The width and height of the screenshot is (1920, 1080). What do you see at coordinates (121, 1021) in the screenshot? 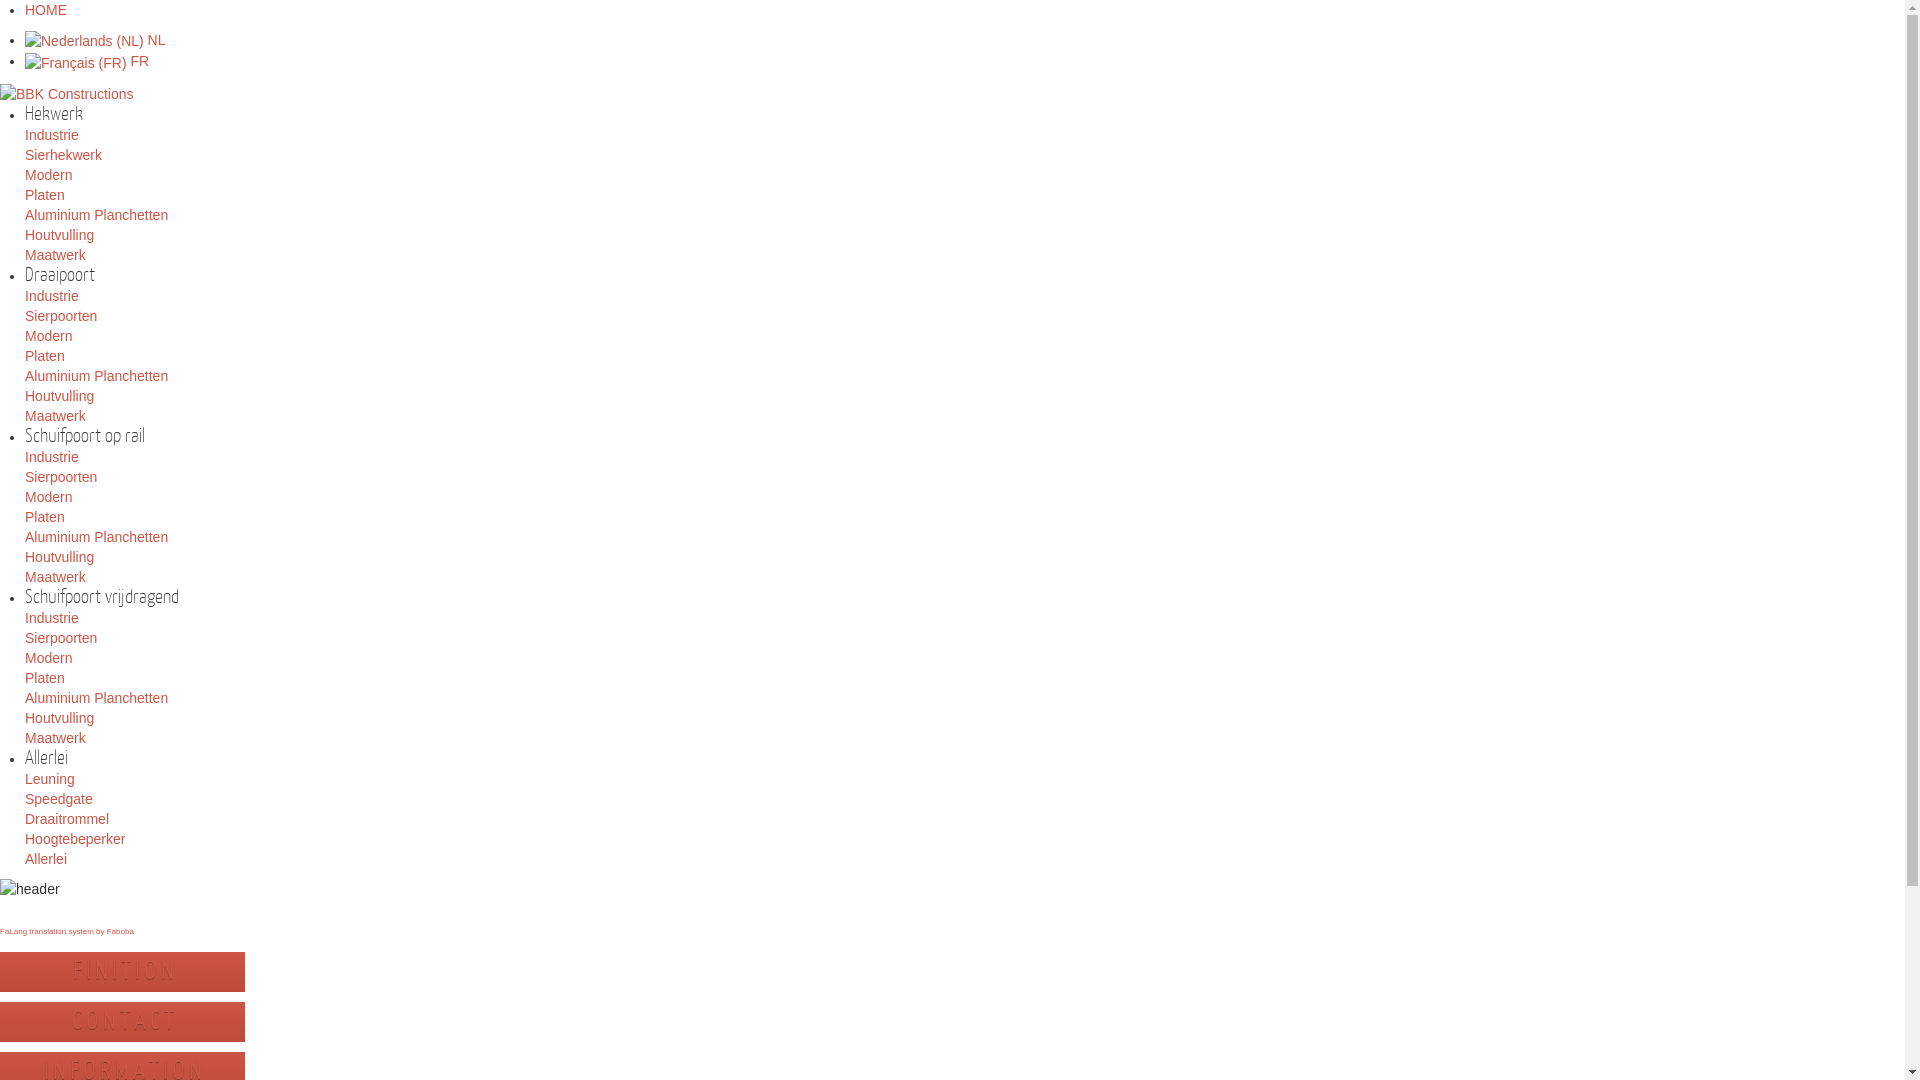
I see `'C O N T A C T'` at bounding box center [121, 1021].